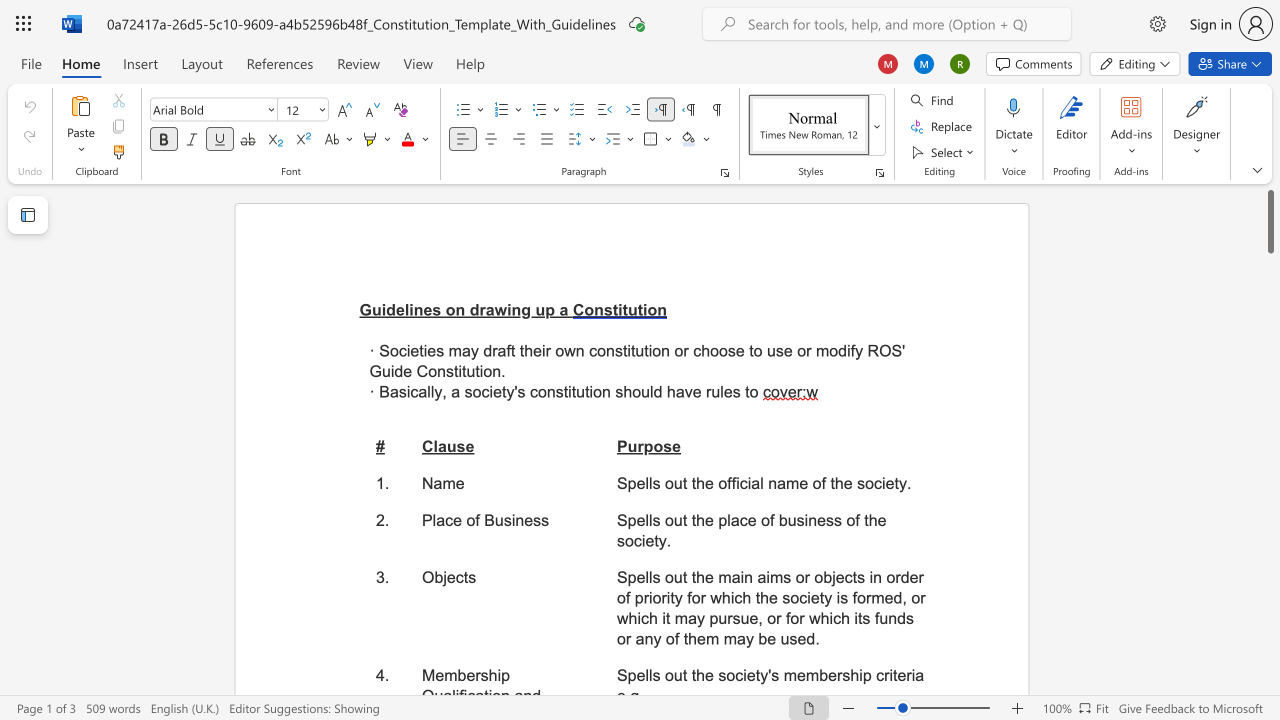 This screenshot has height=720, width=1280. Describe the element at coordinates (518, 392) in the screenshot. I see `the space between the continuous character "'" and "s" in the text` at that location.